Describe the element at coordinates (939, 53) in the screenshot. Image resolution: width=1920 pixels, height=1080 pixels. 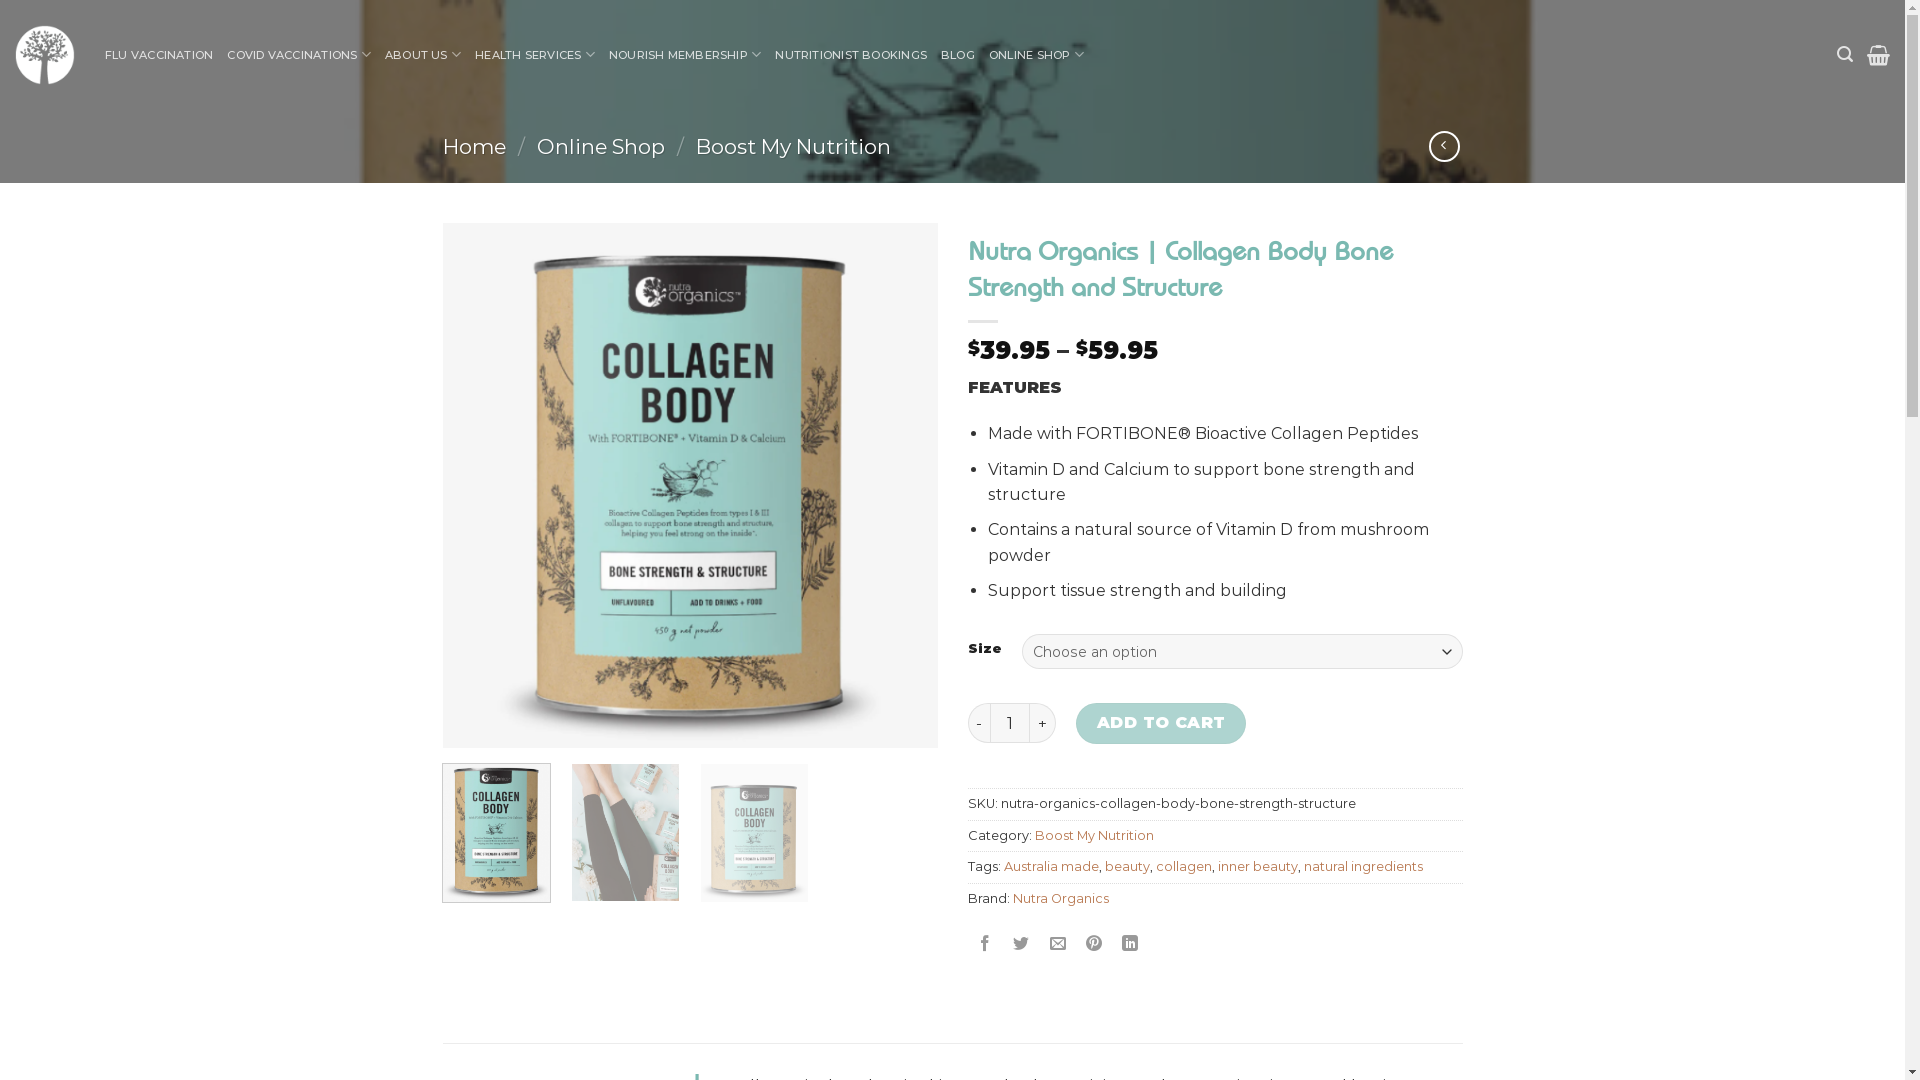
I see `'BLOG'` at that location.